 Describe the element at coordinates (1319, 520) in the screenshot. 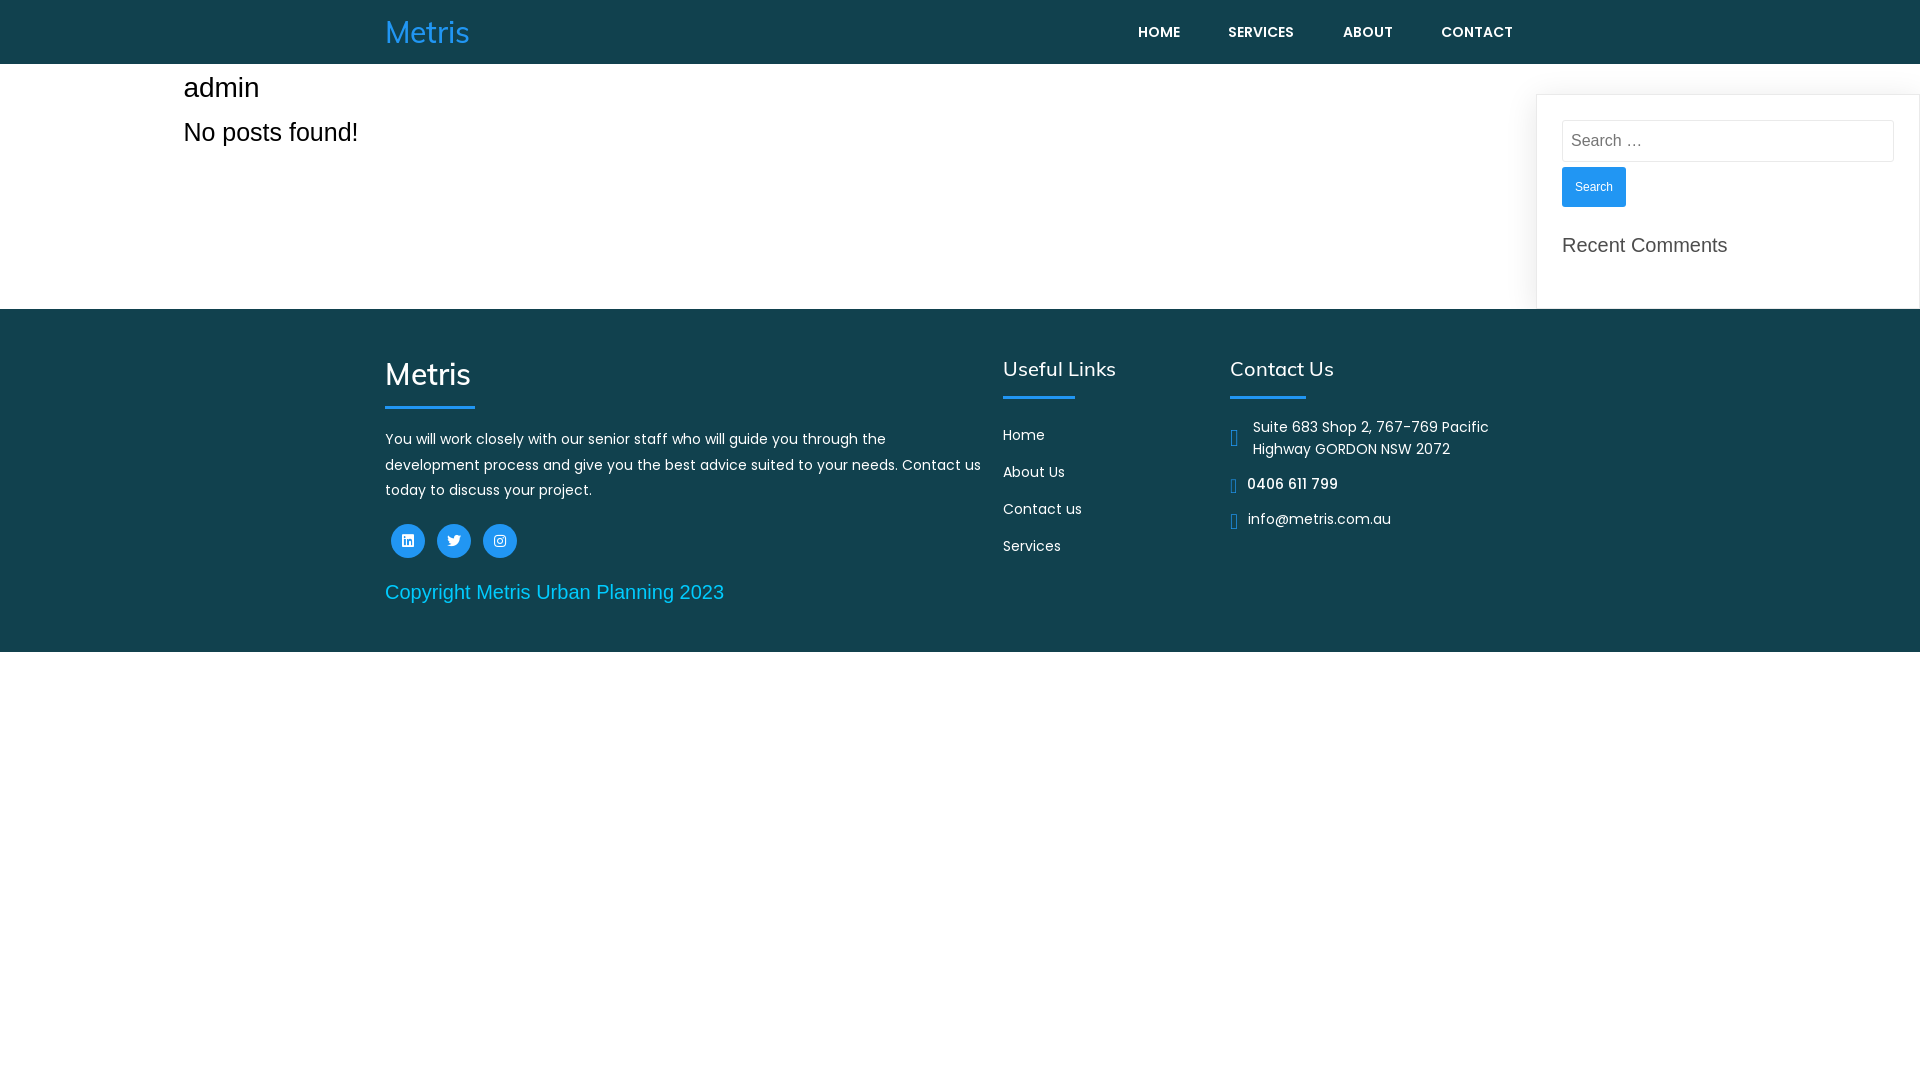

I see `'info@metris.com.au'` at that location.